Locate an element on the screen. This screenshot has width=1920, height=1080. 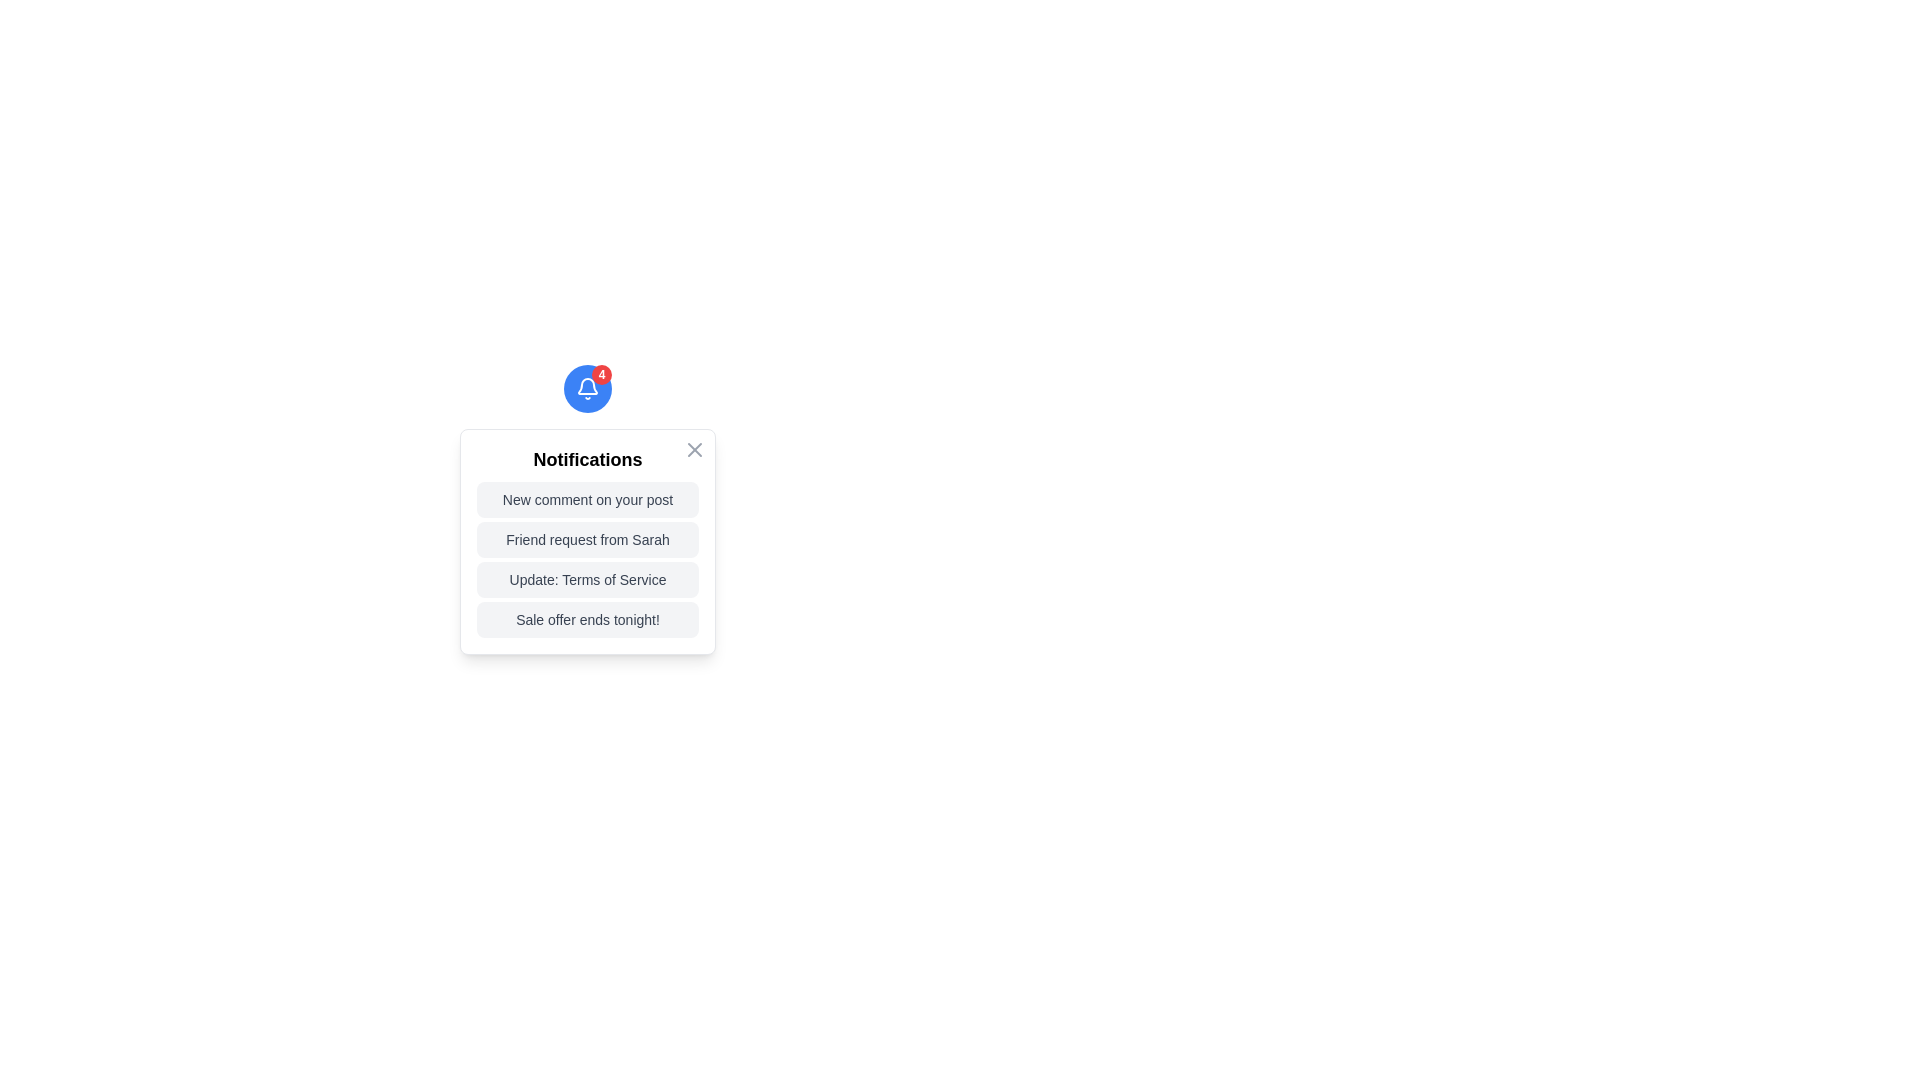
text from the notification item that displays 'Sale offer ends tonight!' located in the notification popup, positioned as the fourth item in a vertical list of notifications is located at coordinates (587, 619).